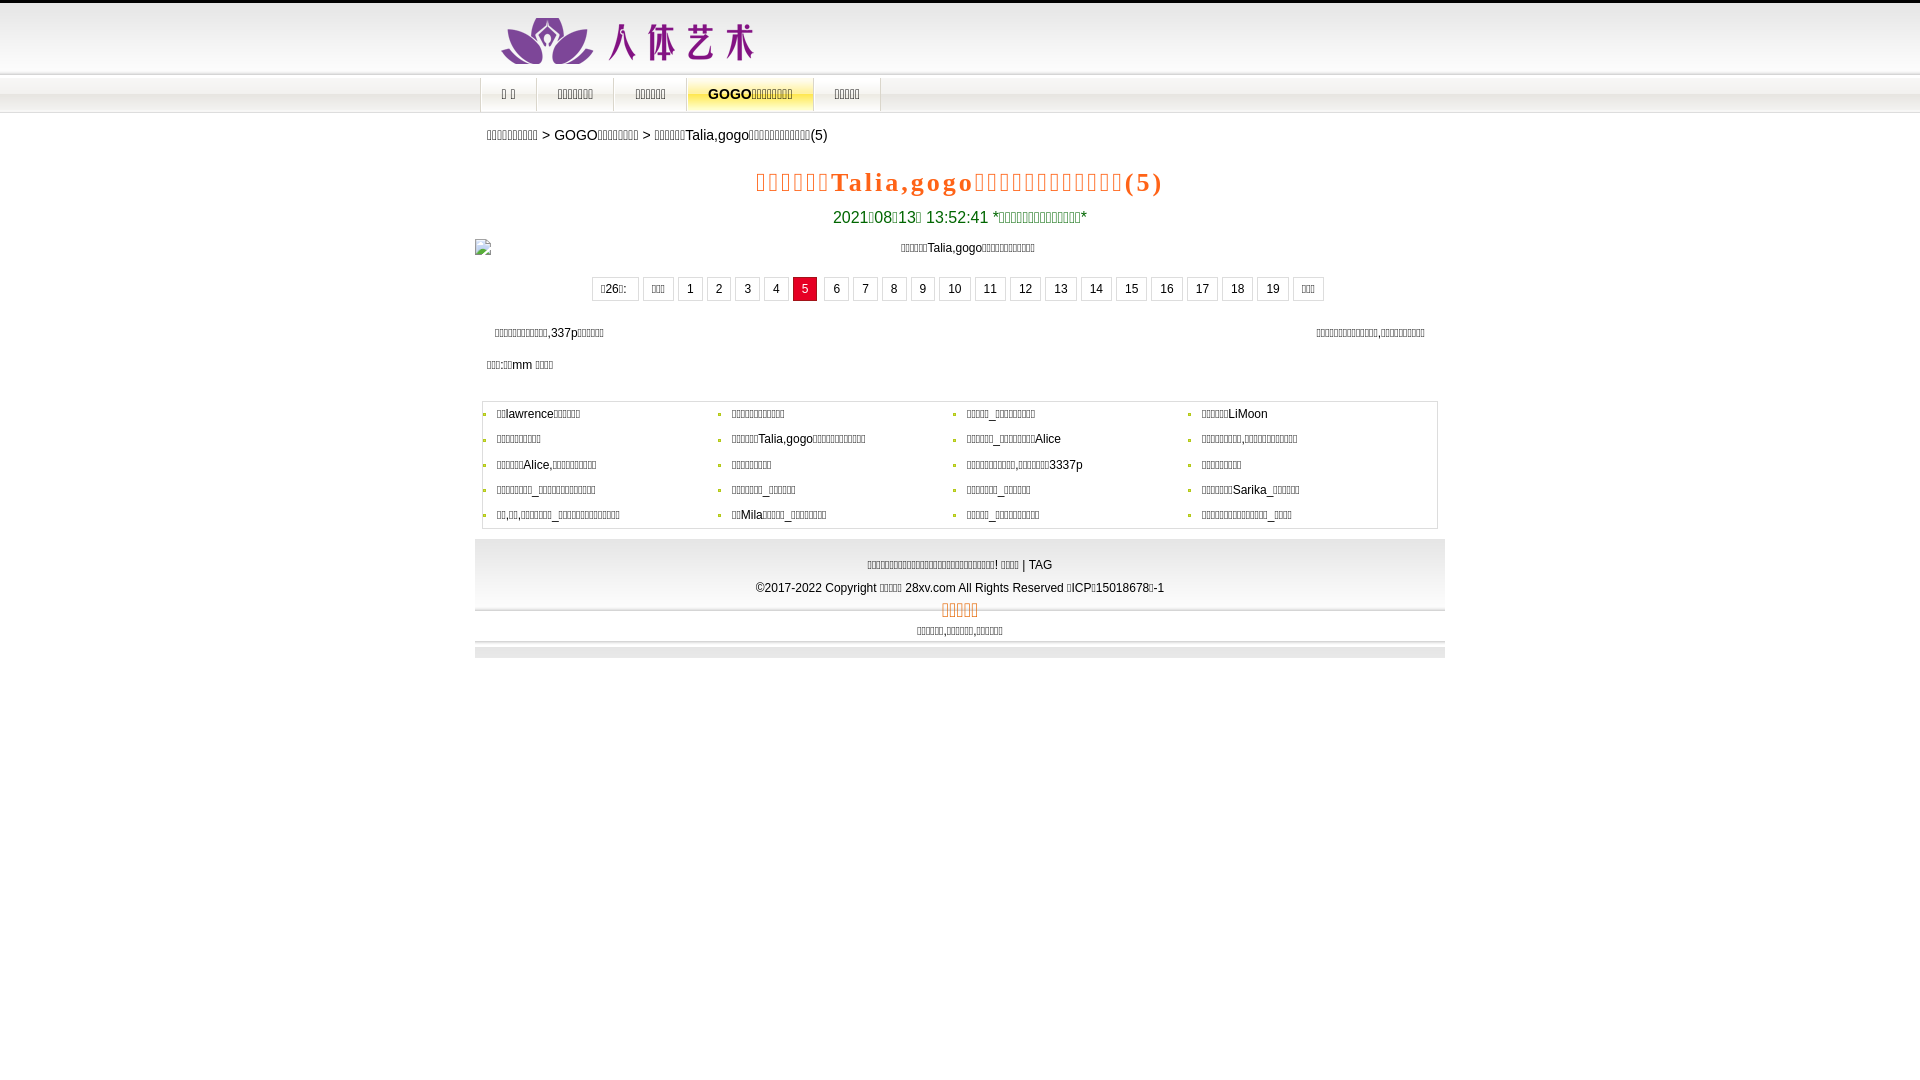  I want to click on 'TAG', so click(1040, 564).